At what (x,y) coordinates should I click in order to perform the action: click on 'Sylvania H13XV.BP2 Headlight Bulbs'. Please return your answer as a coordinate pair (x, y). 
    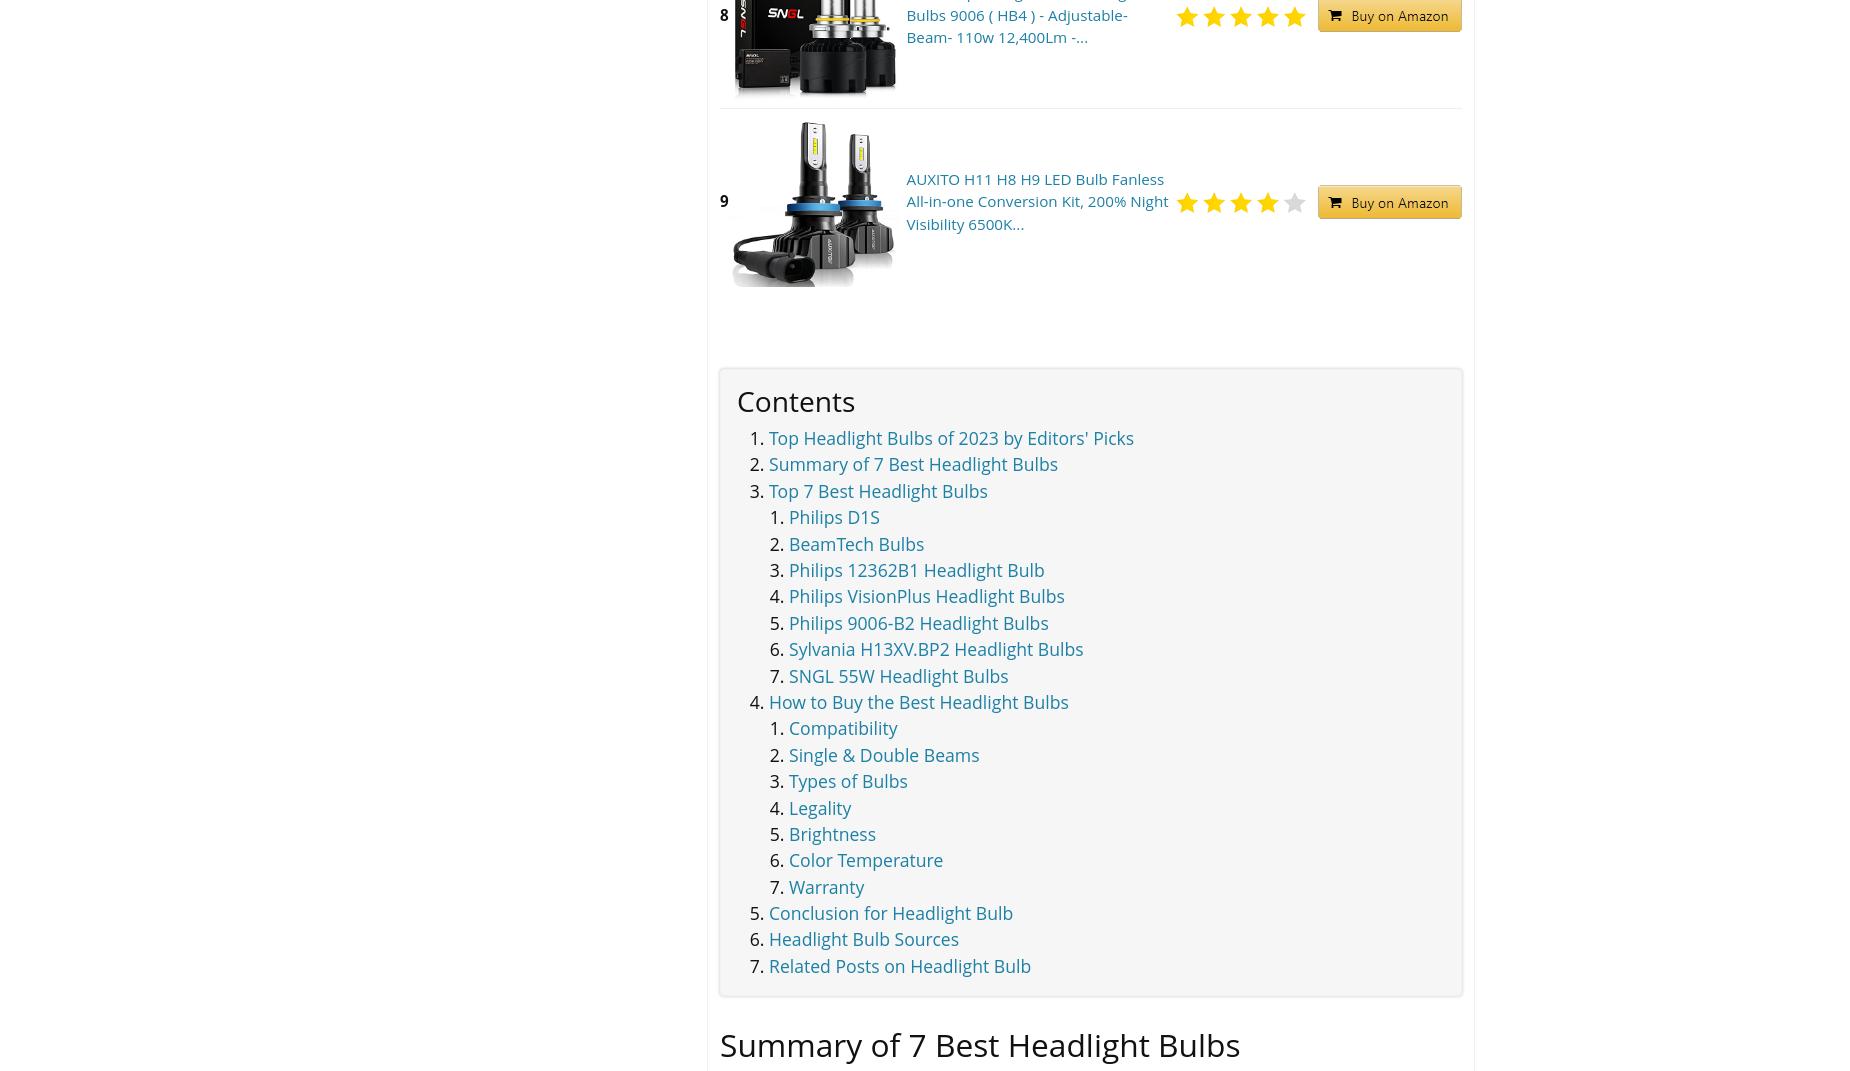
    Looking at the image, I should click on (934, 648).